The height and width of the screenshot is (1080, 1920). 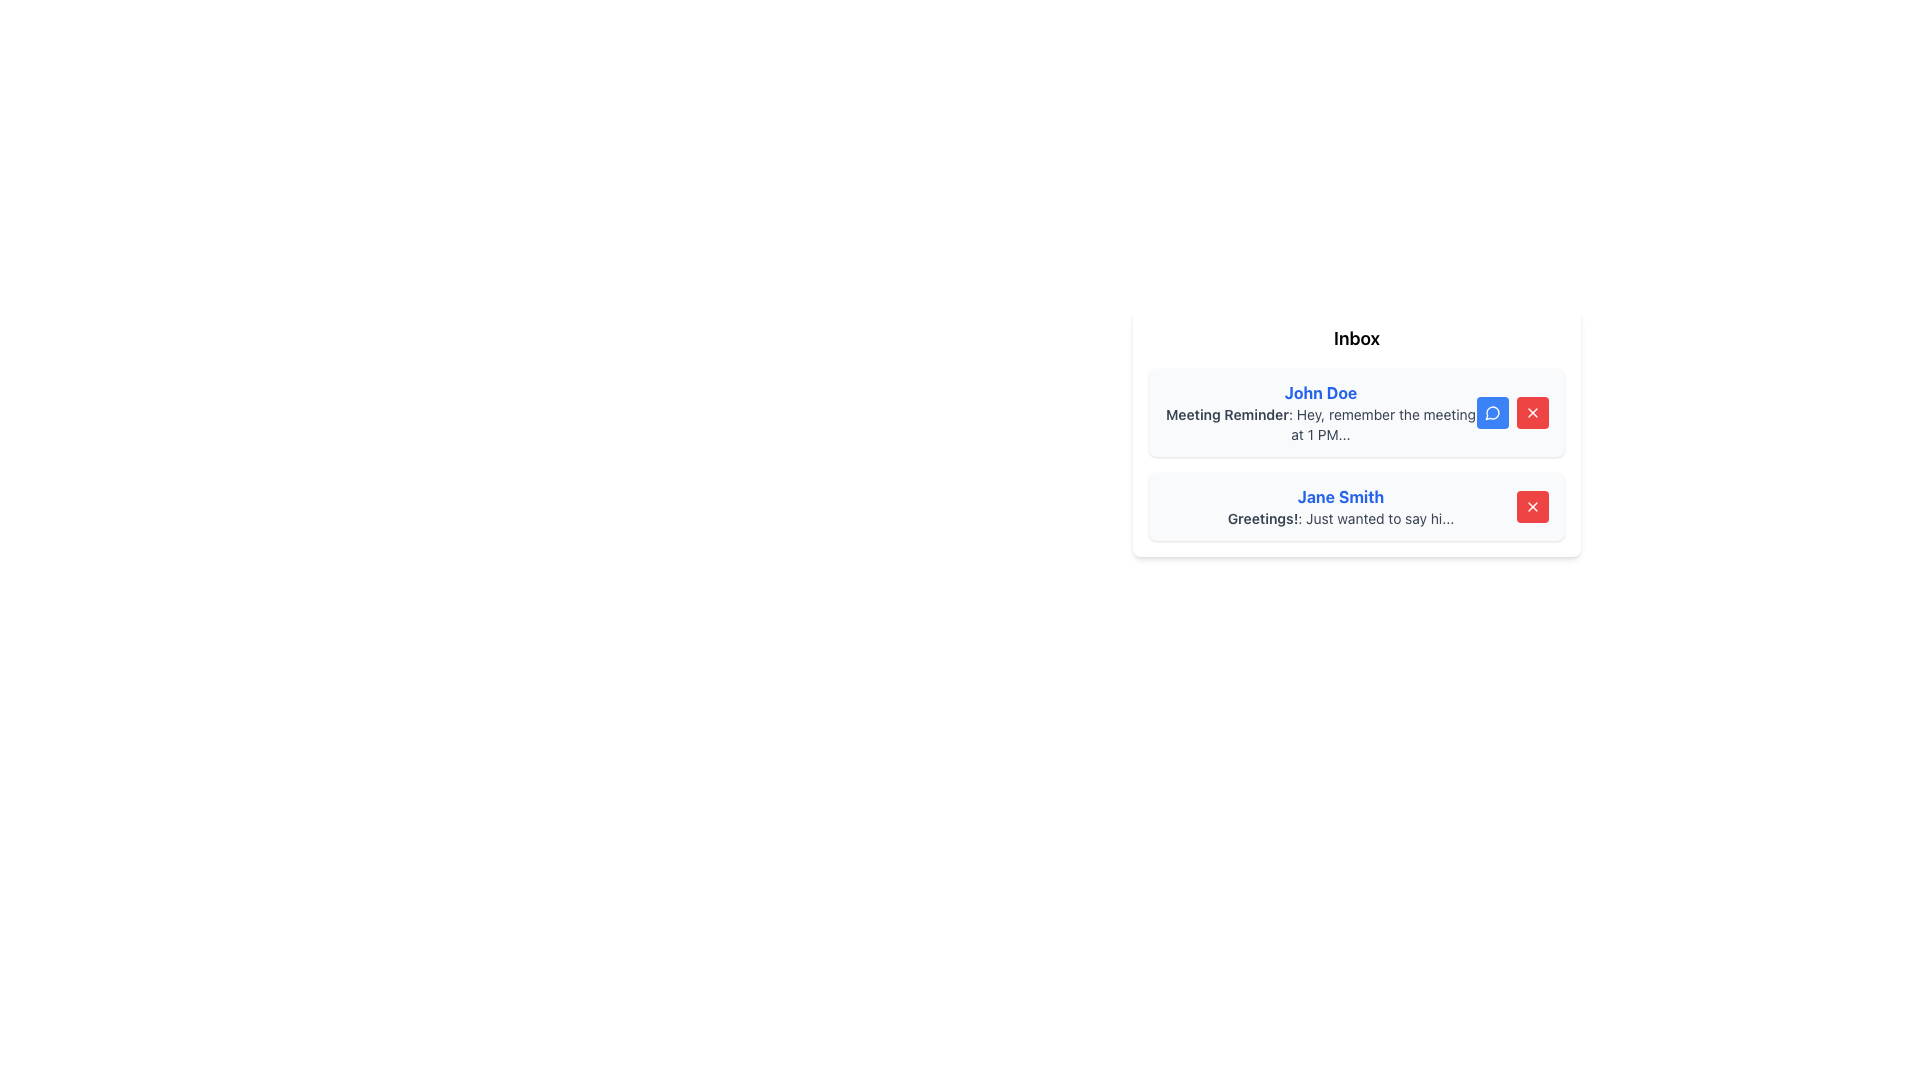 I want to click on the message preview text for the user 'Jane Smith' located in the middle-right of the inbox interface, so click(x=1340, y=518).